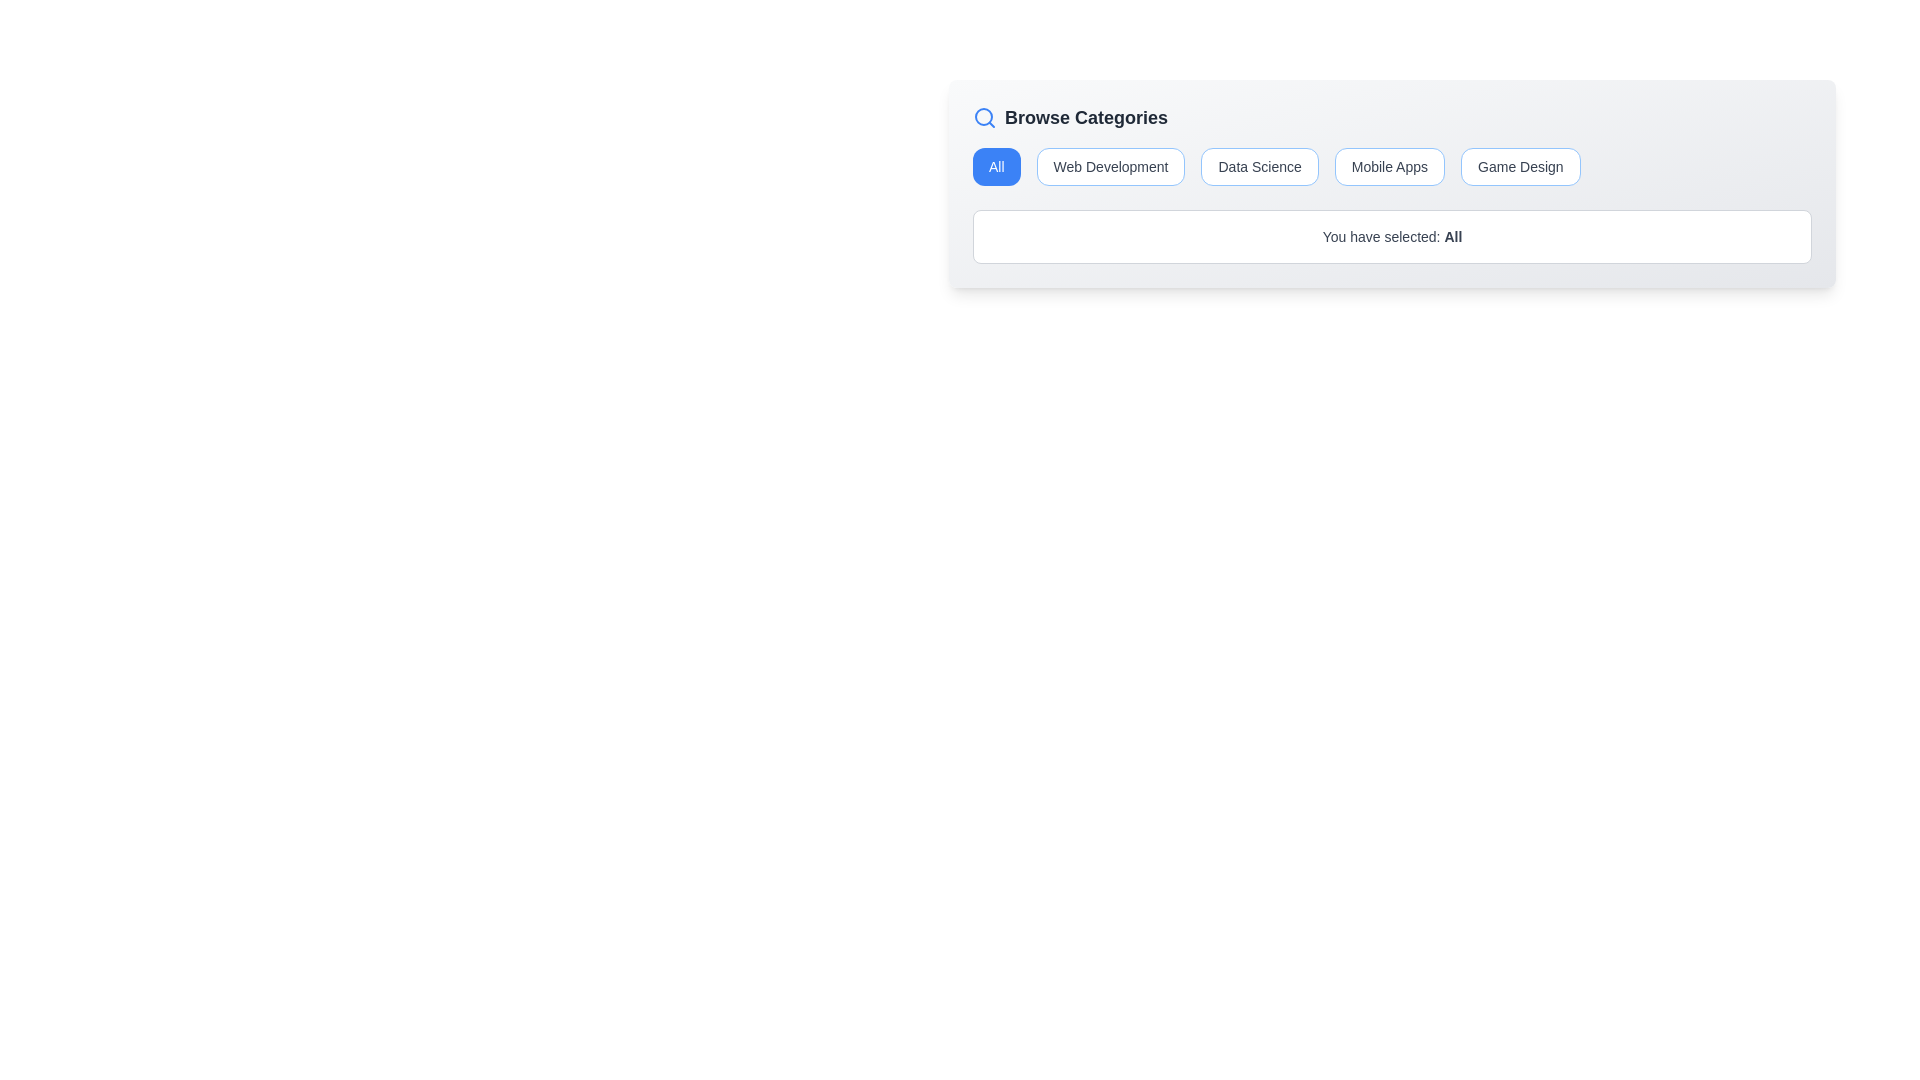 The width and height of the screenshot is (1920, 1080). I want to click on the magnifying glass icon located to the left of the 'Browse Categories' text, so click(984, 118).